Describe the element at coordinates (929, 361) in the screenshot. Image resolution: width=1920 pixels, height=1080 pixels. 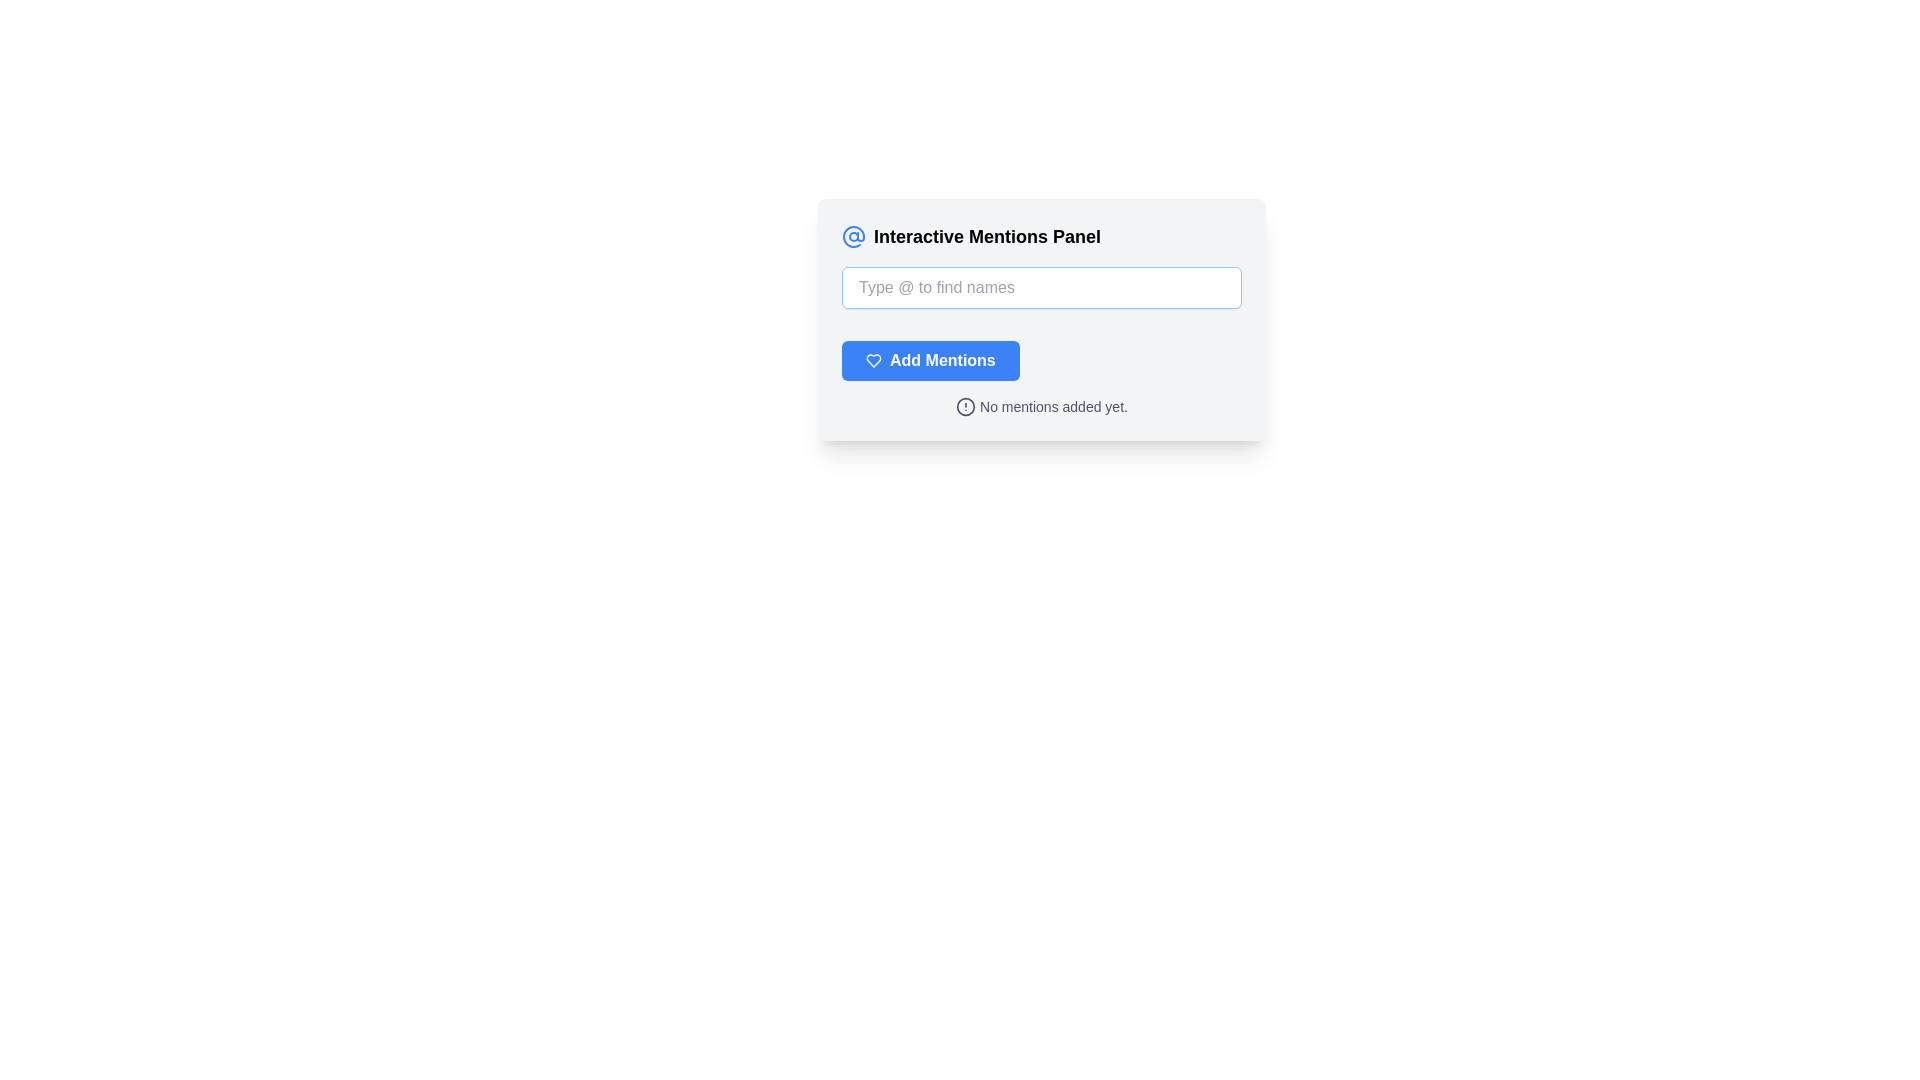
I see `the button located below the text input field labeled 'Type @ to find names'` at that location.